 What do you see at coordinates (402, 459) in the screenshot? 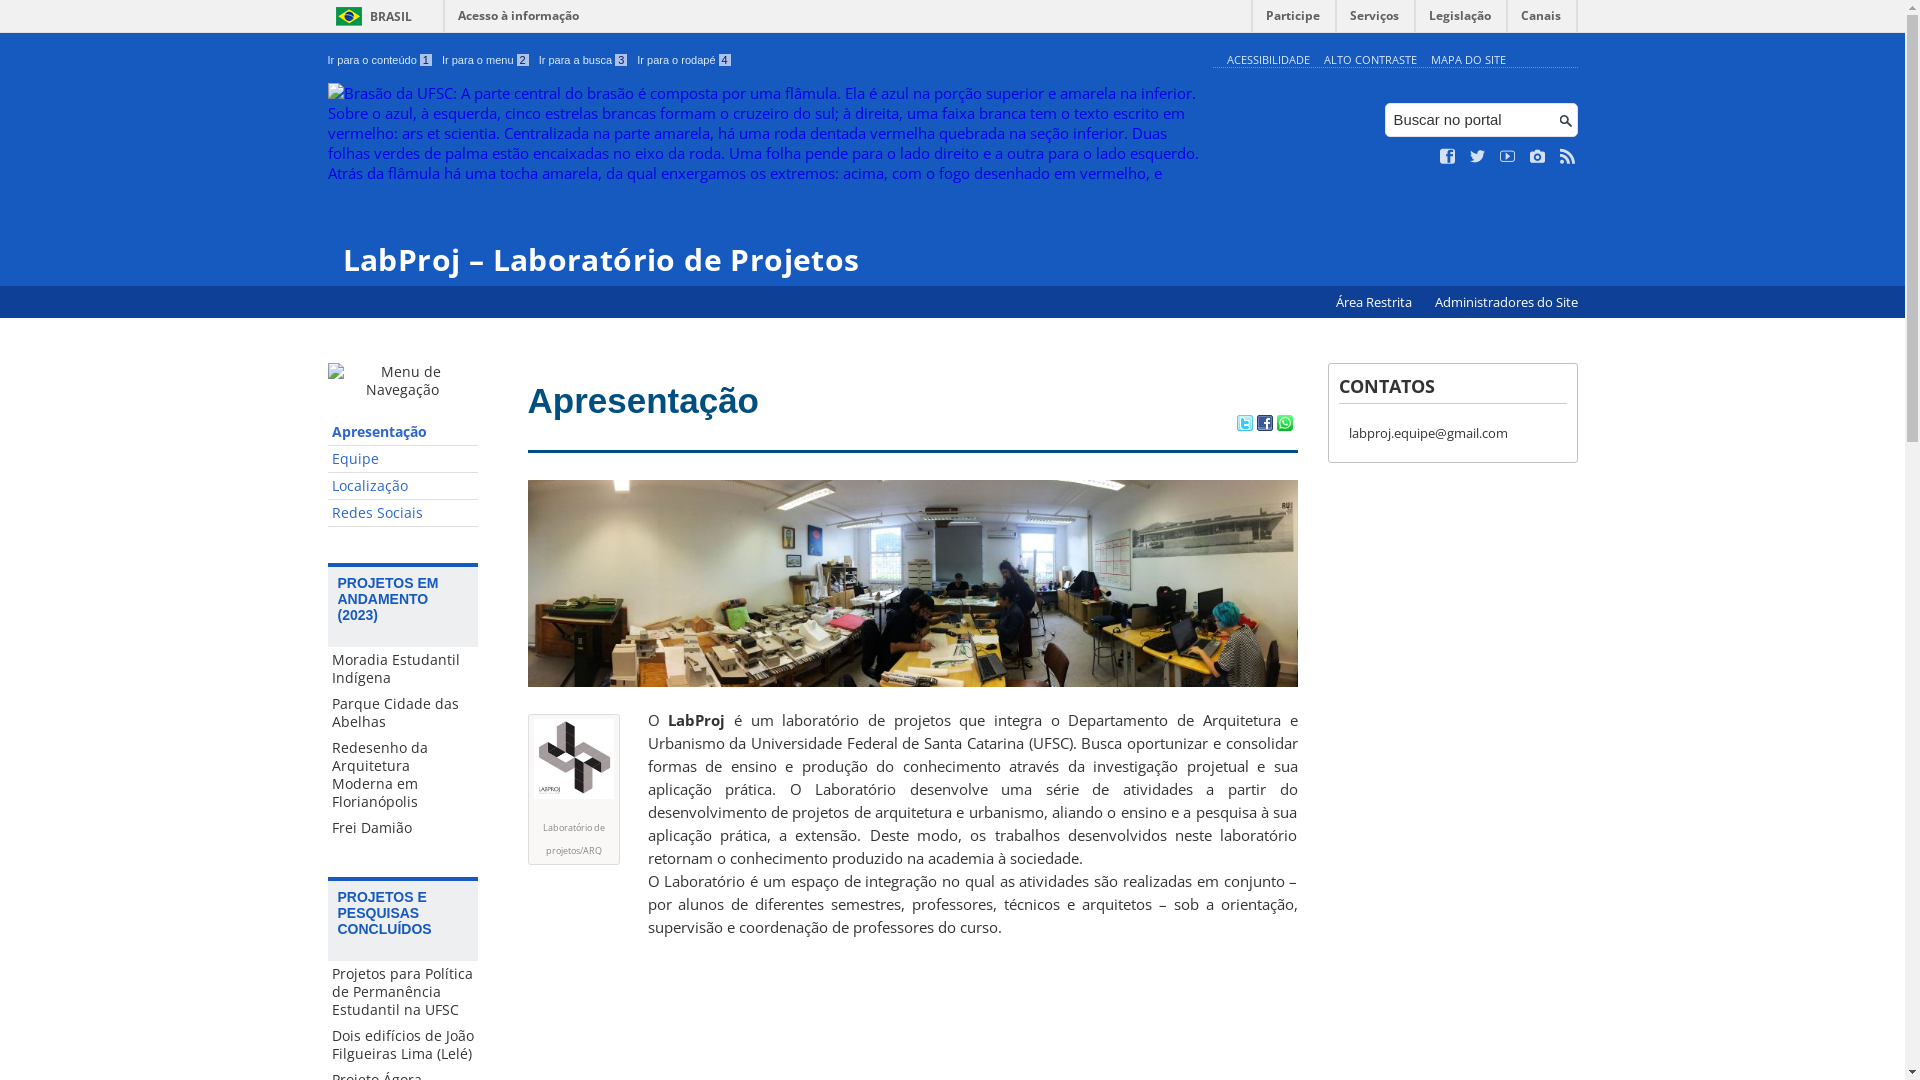
I see `'Equipe'` at bounding box center [402, 459].